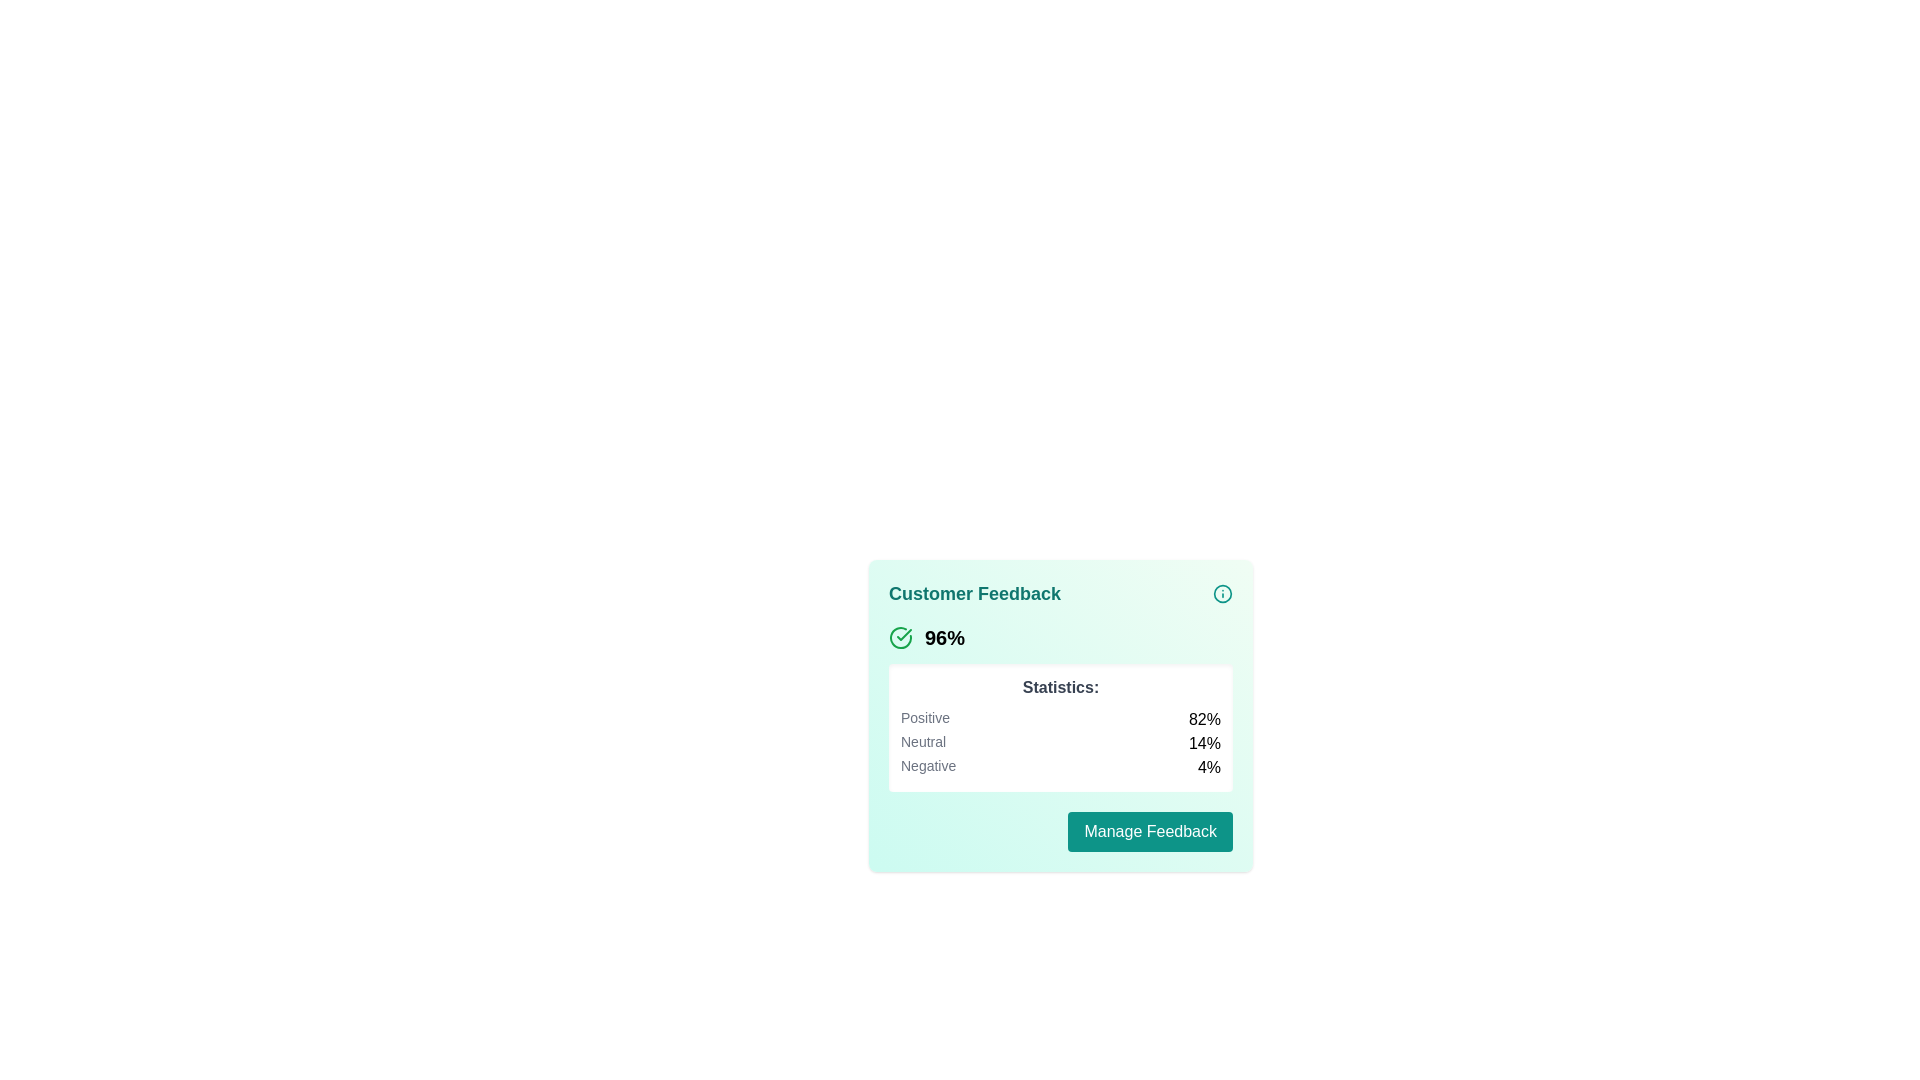  I want to click on the 'Neutral' feedback statistics label, which is positioned vertically between the 'Positive' and 'Negative' entries in the feedback summary card, so click(922, 744).